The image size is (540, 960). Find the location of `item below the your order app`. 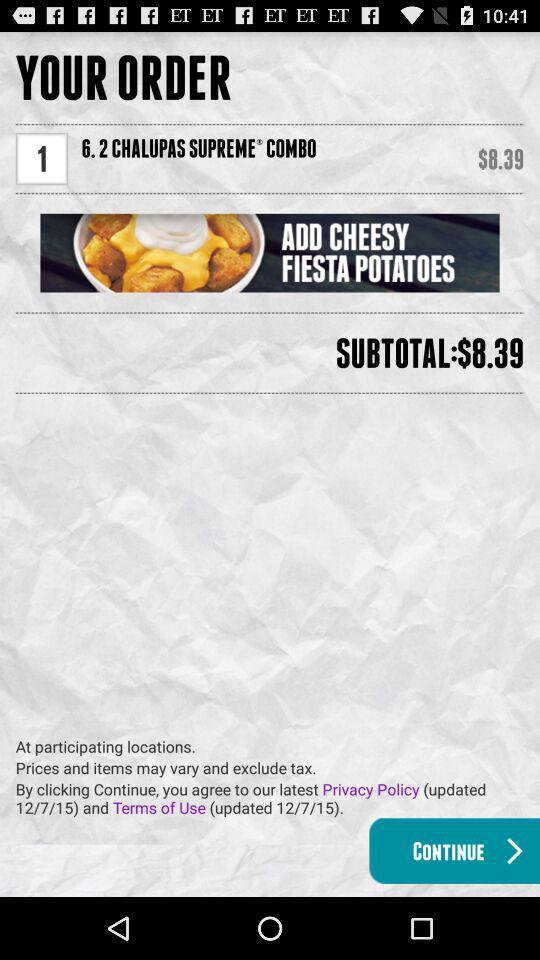

item below the your order app is located at coordinates (42, 157).